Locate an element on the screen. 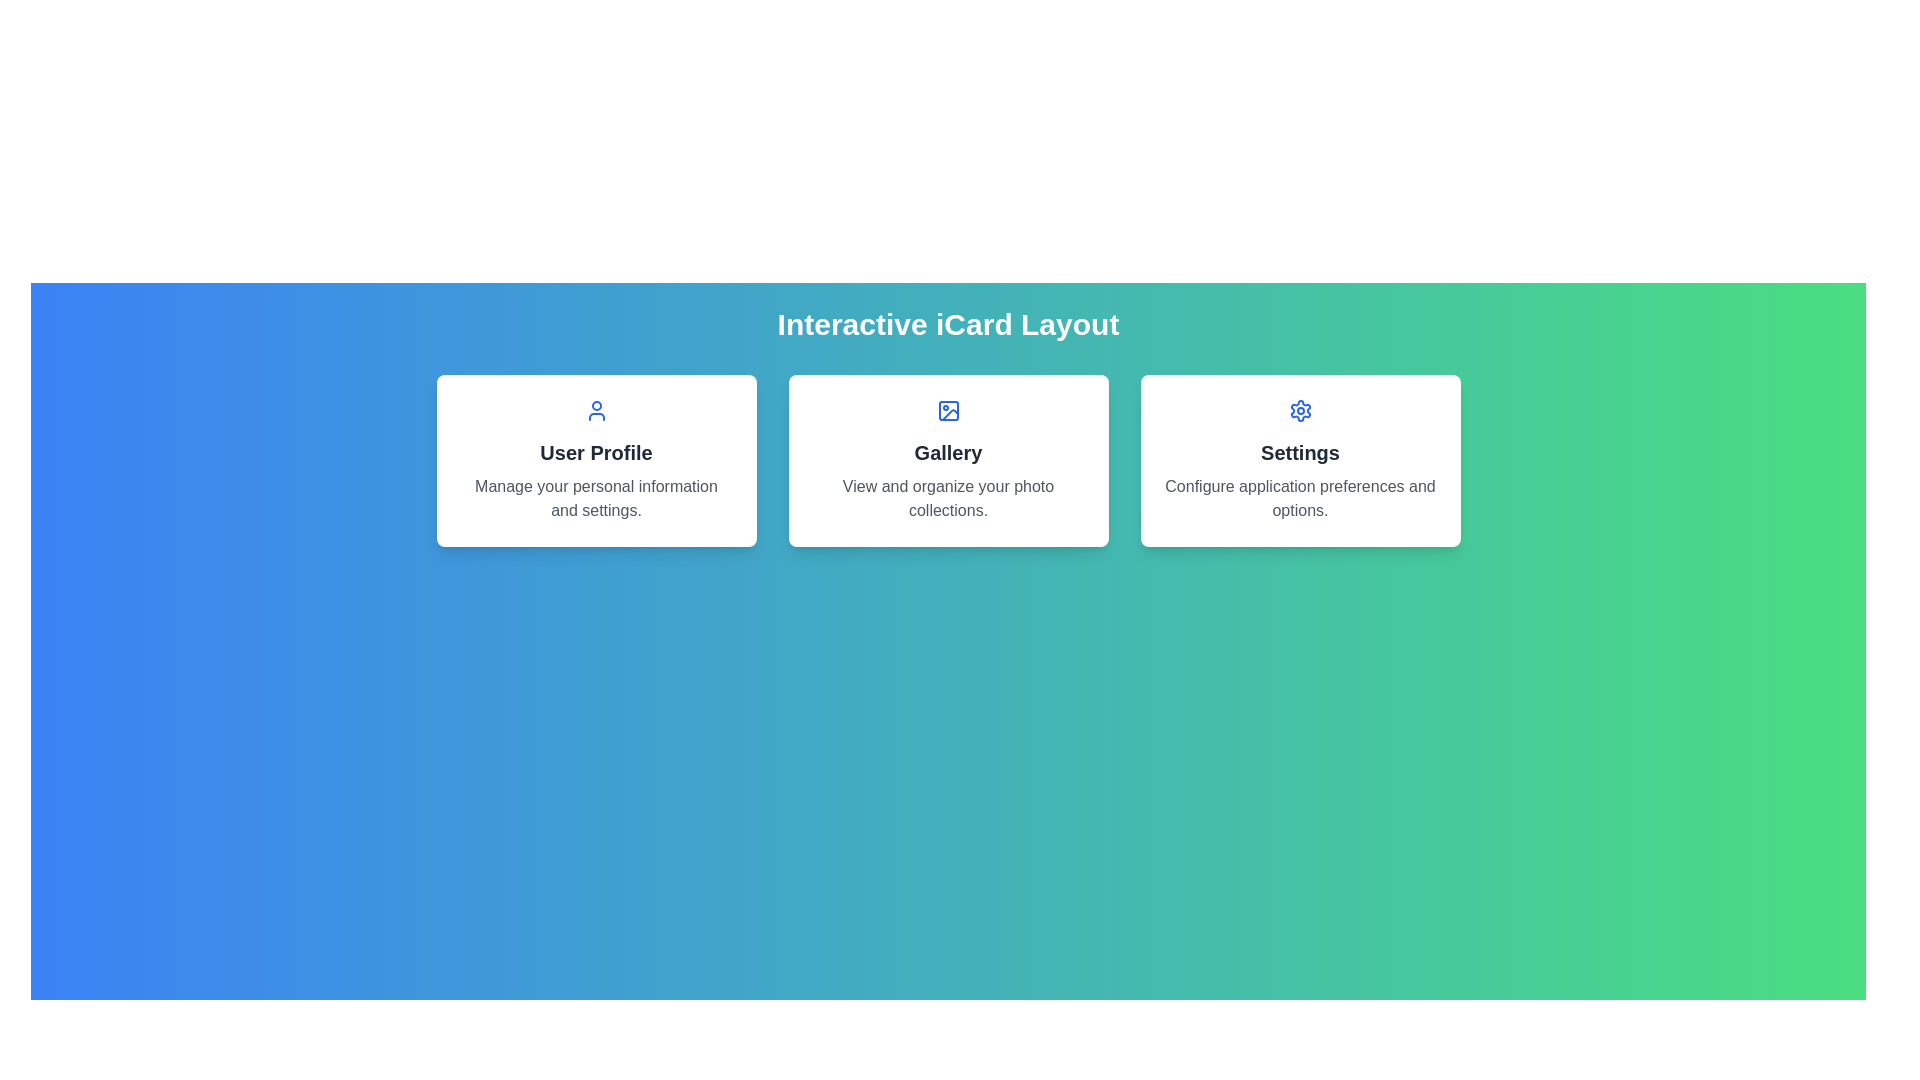 The width and height of the screenshot is (1920, 1080). the text label that describes the purpose of the 'Settings' card, located beneath the 'Settings' text, which is the third card from the left in a row of three is located at coordinates (1300, 497).